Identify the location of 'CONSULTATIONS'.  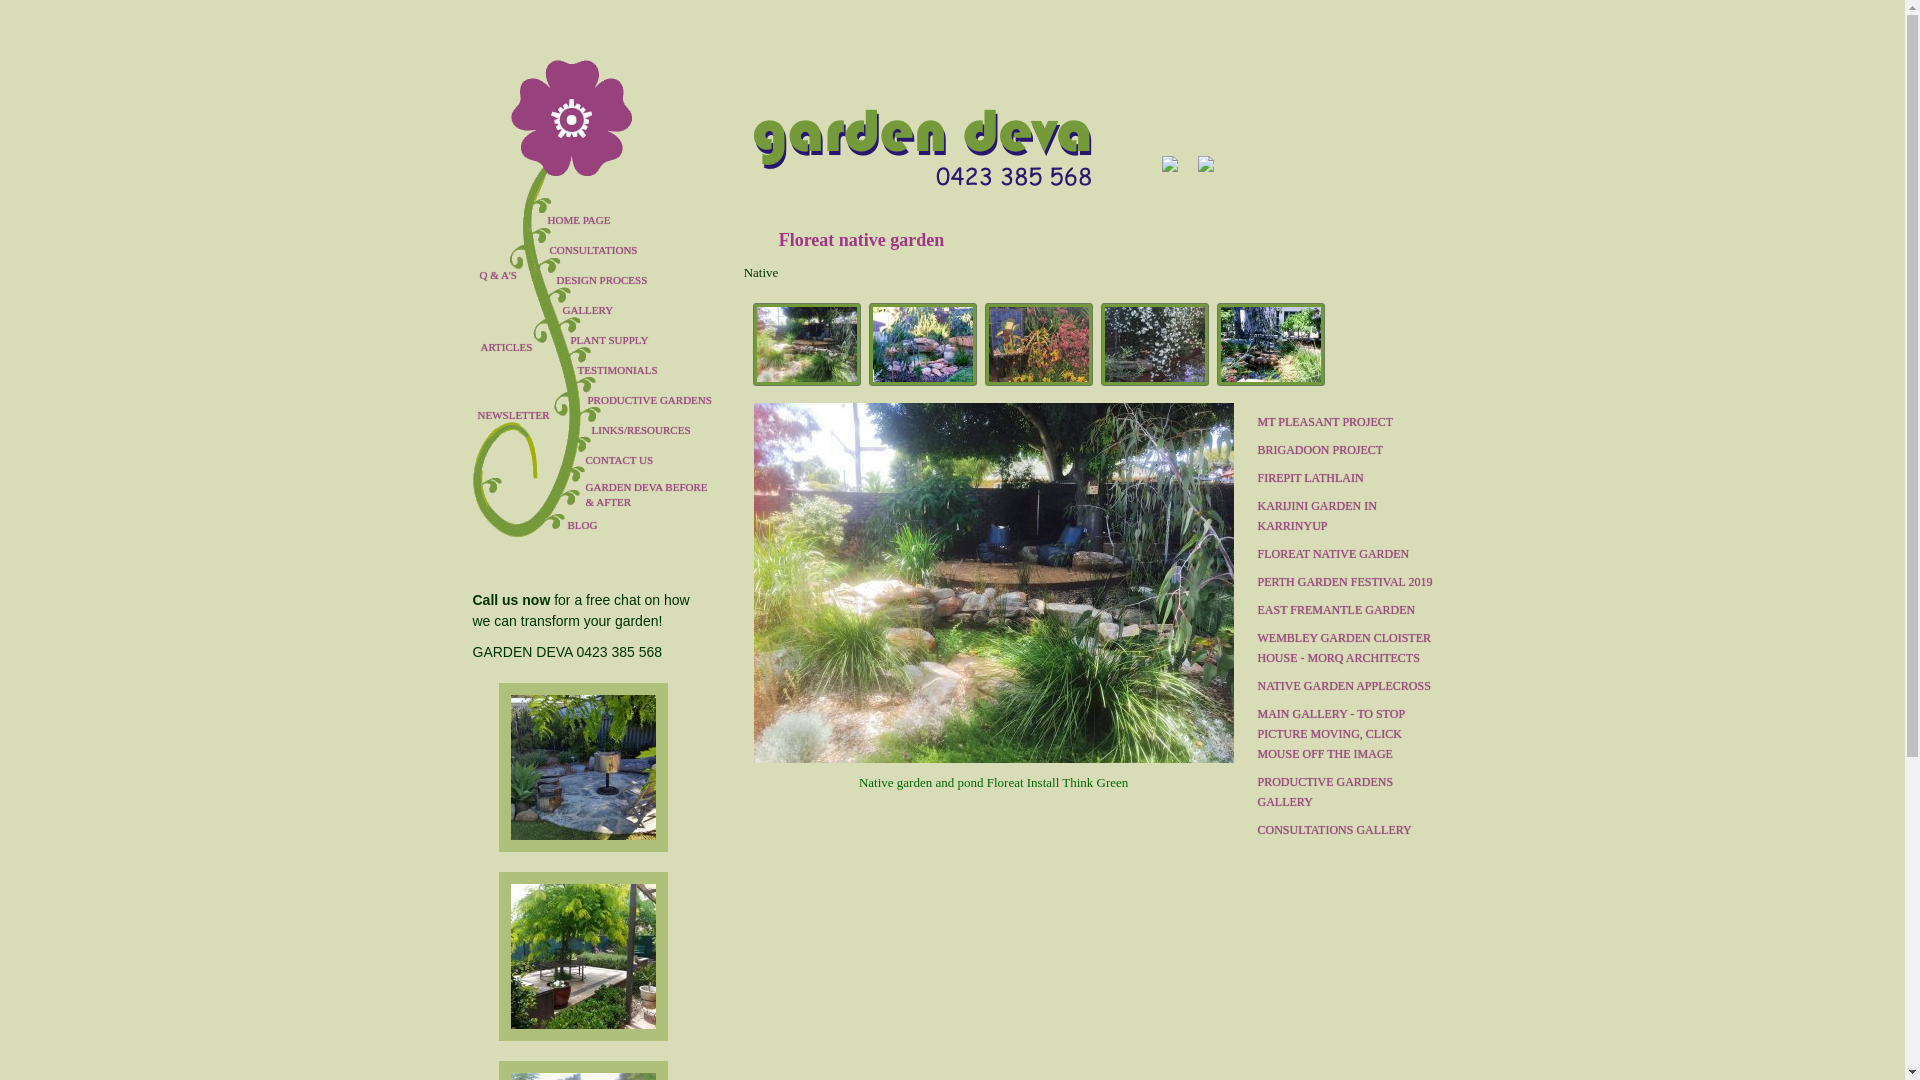
(643, 249).